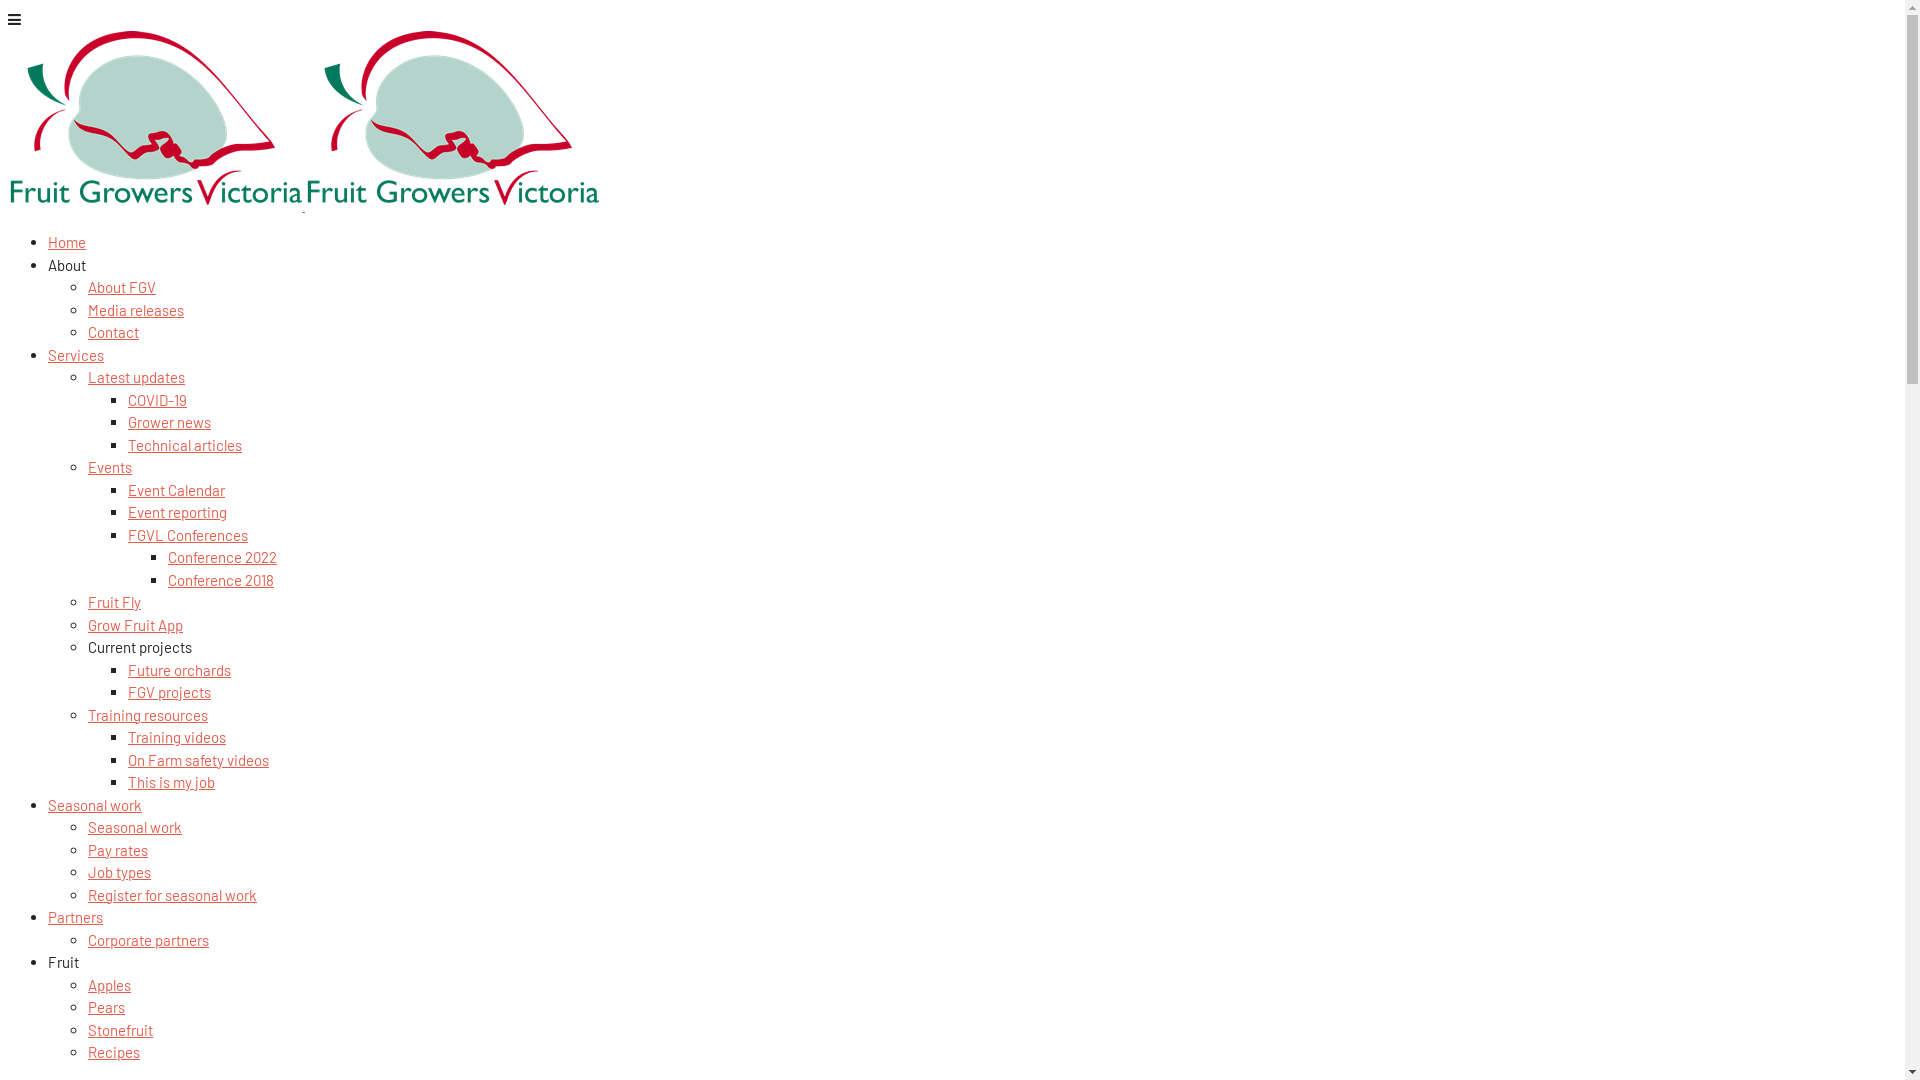 The image size is (1920, 1080). Describe the element at coordinates (198, 759) in the screenshot. I see `'On Farm safety videos'` at that location.